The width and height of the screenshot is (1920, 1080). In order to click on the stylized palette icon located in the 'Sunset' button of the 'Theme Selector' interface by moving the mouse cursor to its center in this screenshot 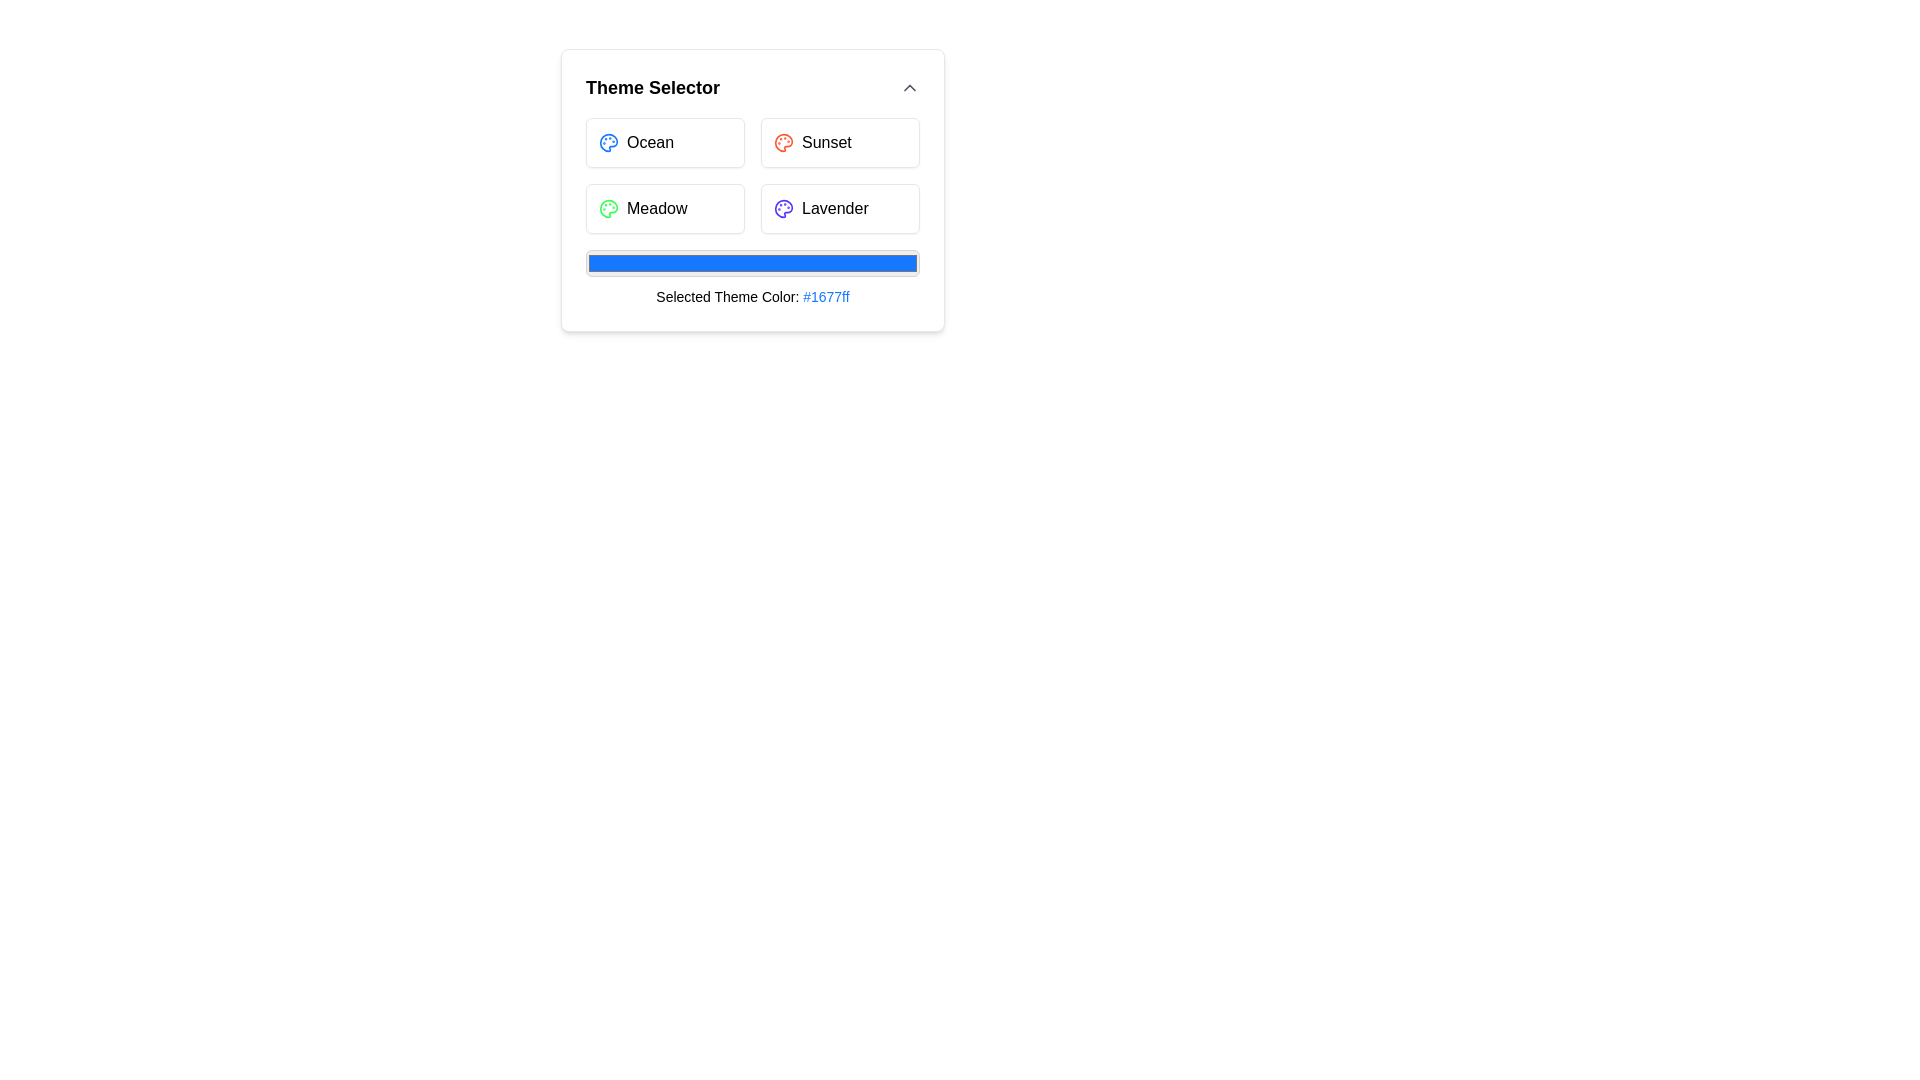, I will do `click(782, 141)`.